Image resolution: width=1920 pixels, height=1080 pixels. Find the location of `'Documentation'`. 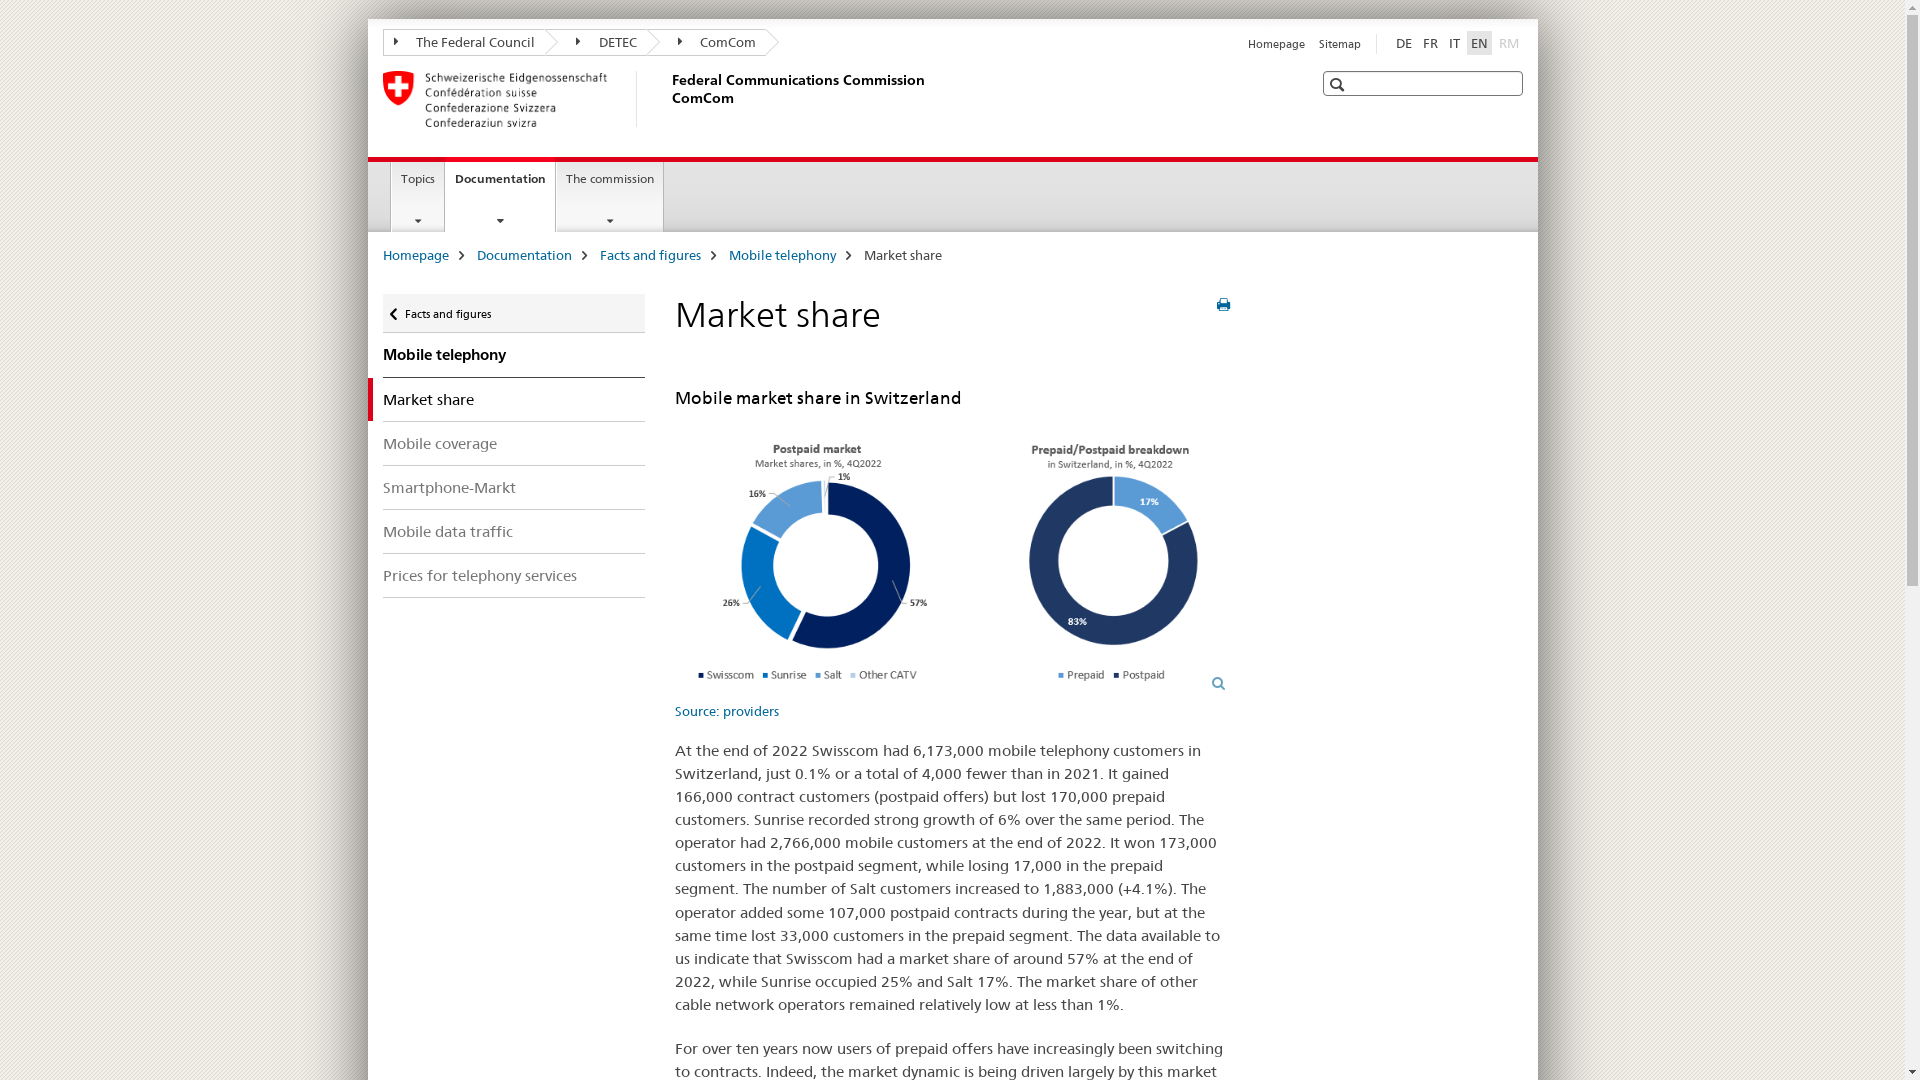

'Documentation' is located at coordinates (523, 253).